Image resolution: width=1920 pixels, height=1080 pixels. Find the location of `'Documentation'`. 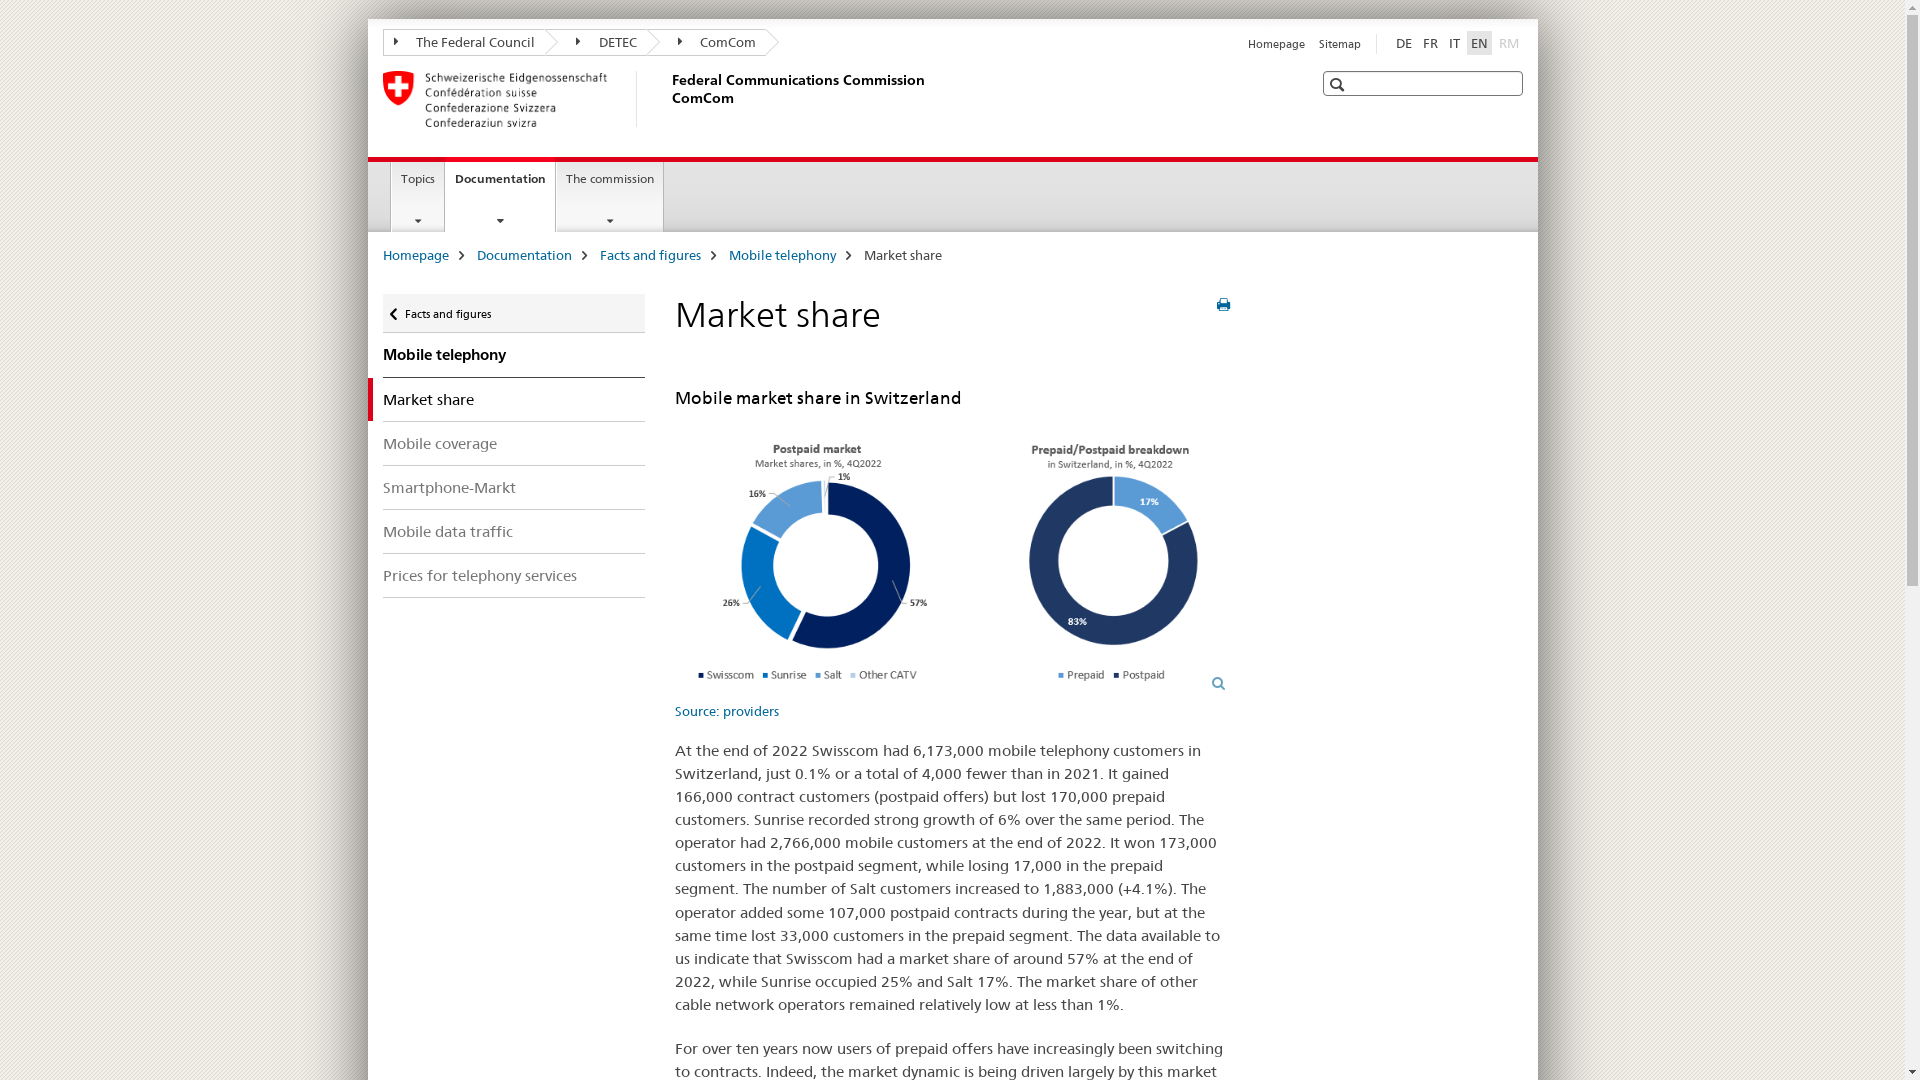

'Documentation' is located at coordinates (523, 253).